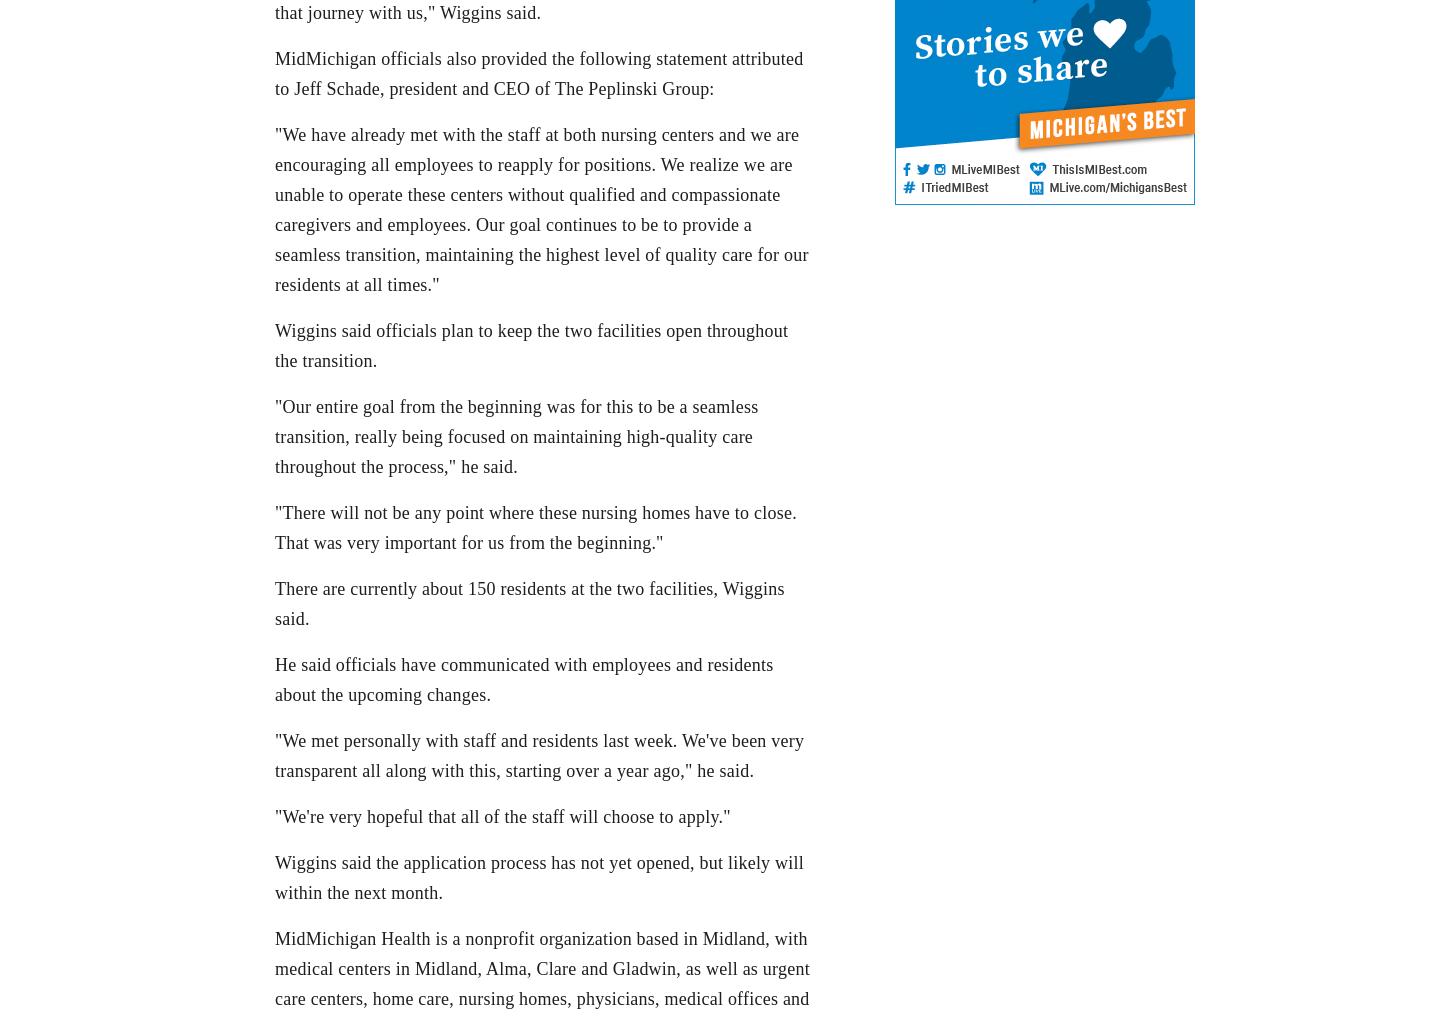 The image size is (1440, 1017). I want to click on '"Our entire goal from the beginning was for this to be a seamless transition, really being focused on maintaining high-quality care throughout the process," he said.', so click(274, 435).